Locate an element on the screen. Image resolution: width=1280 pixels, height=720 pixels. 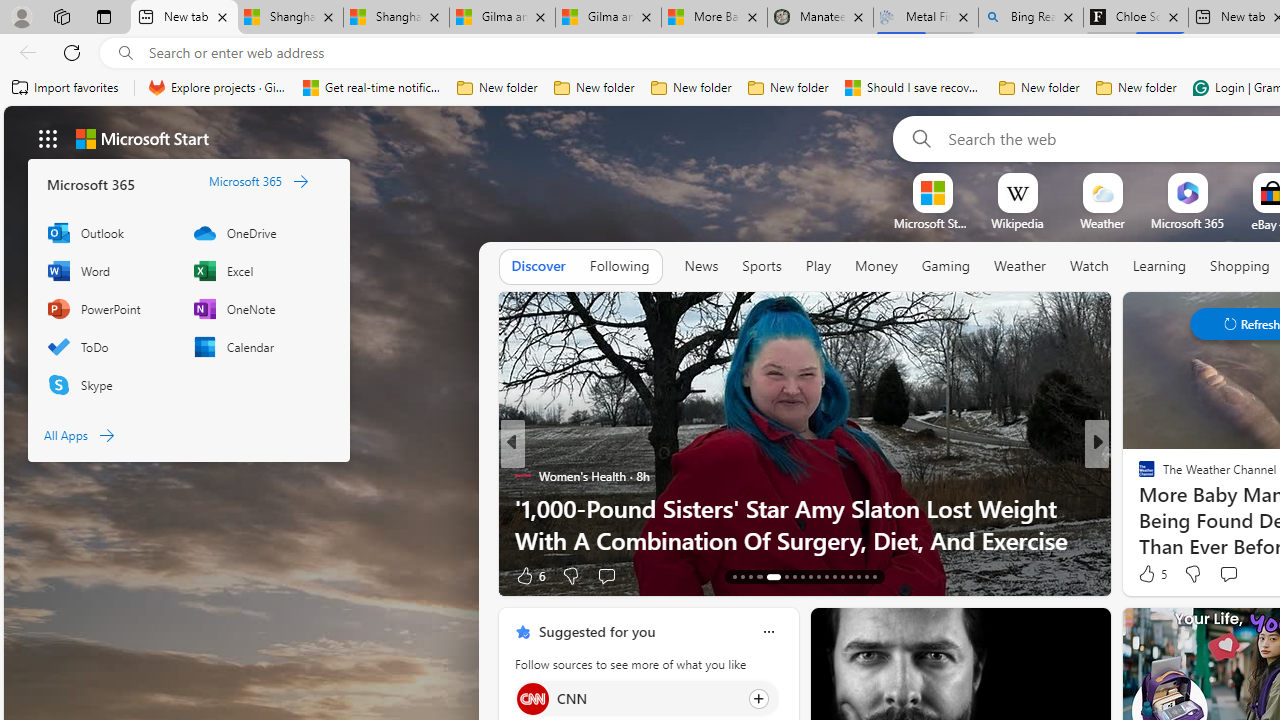
'AutomationID: tab-21' is located at coordinates (810, 577).